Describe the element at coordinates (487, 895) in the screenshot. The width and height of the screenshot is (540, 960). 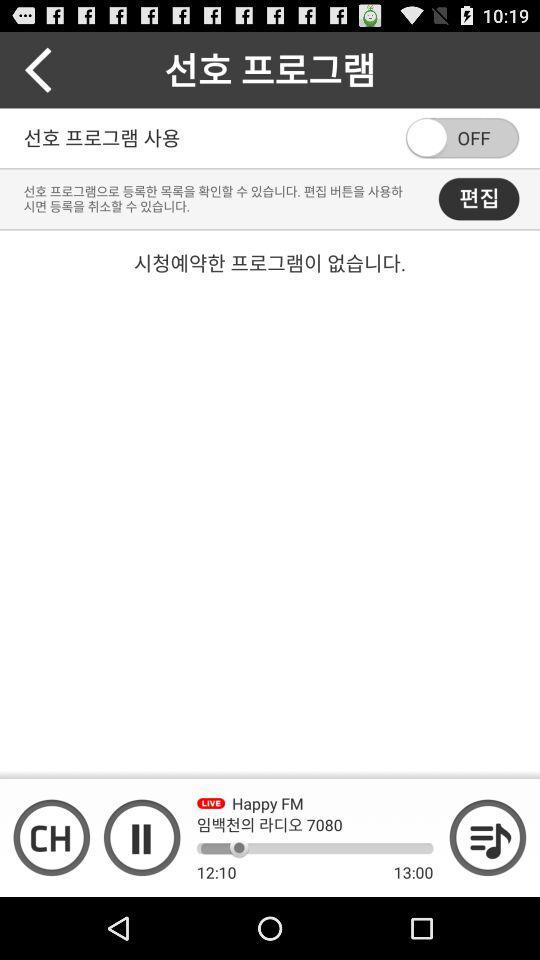
I see `the playlist icon` at that location.